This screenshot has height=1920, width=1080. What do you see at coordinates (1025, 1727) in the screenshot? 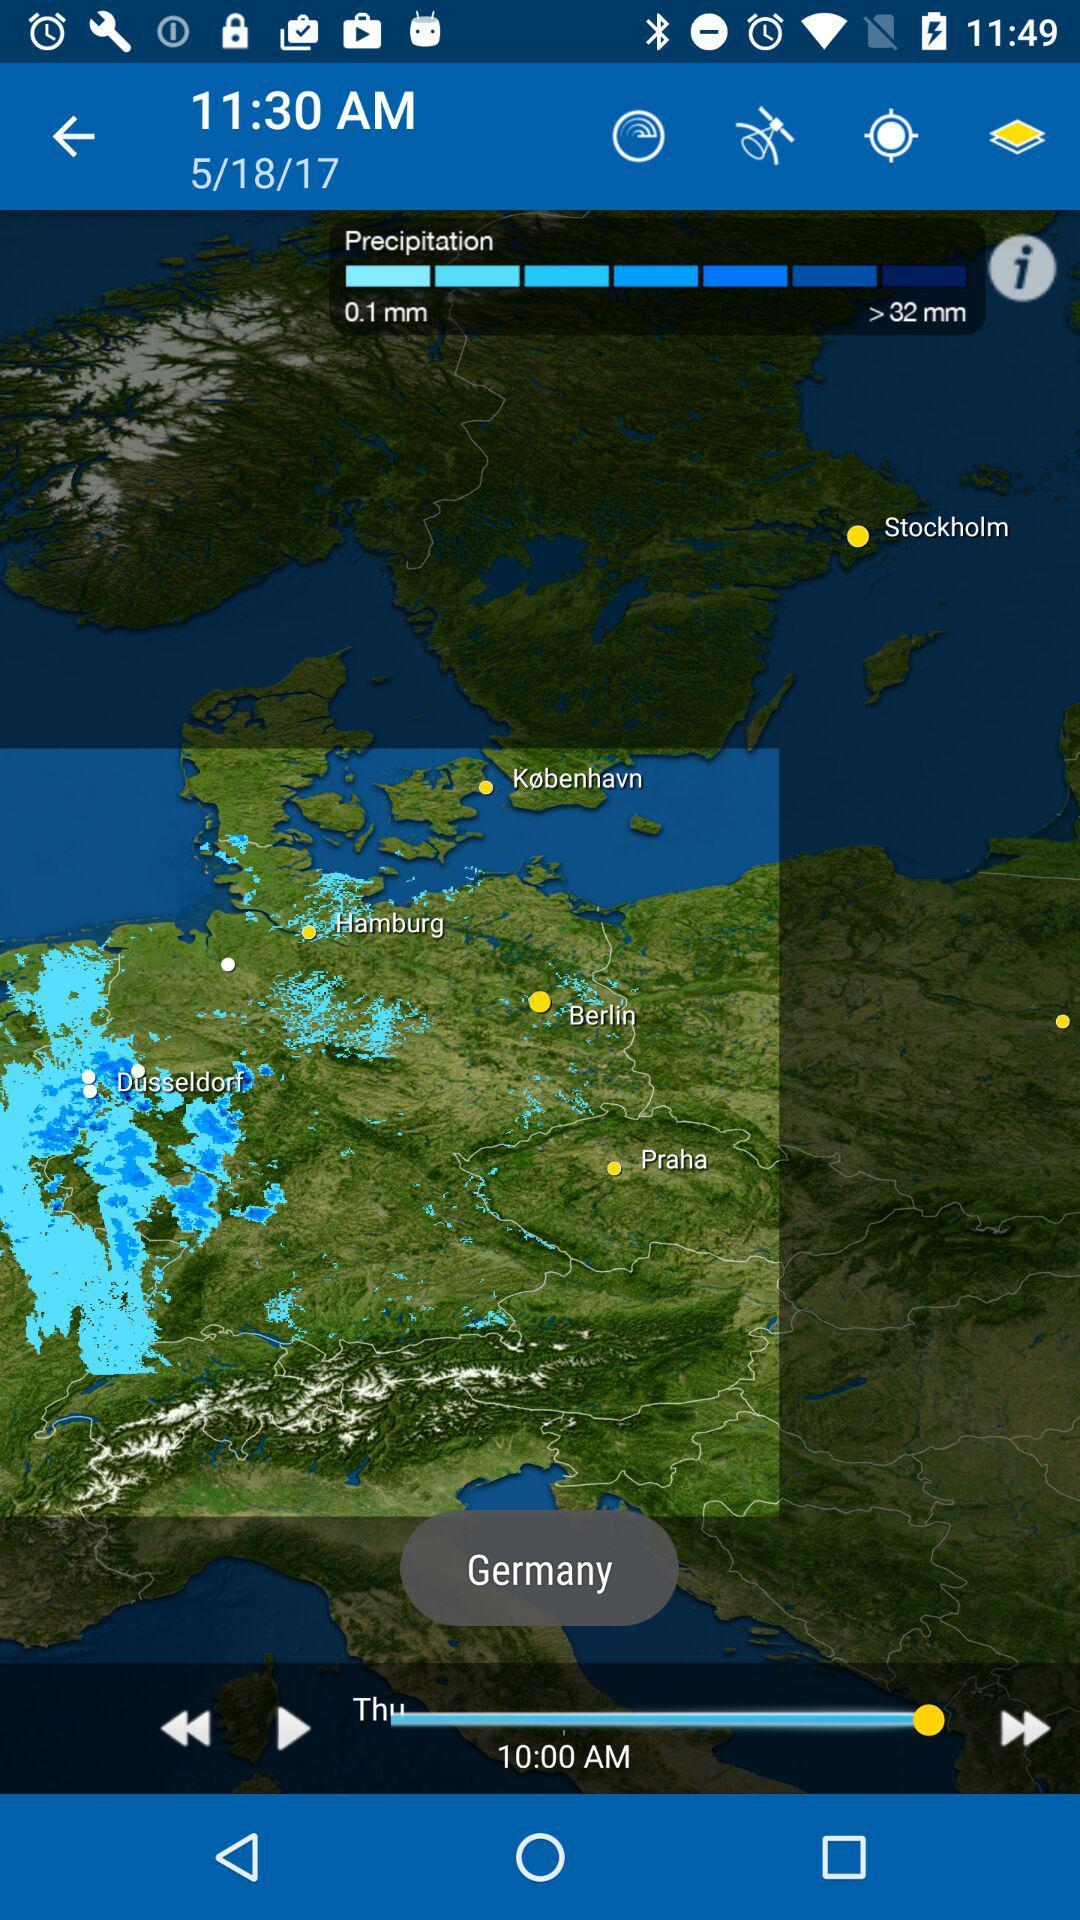
I see `the av_forward icon` at bounding box center [1025, 1727].